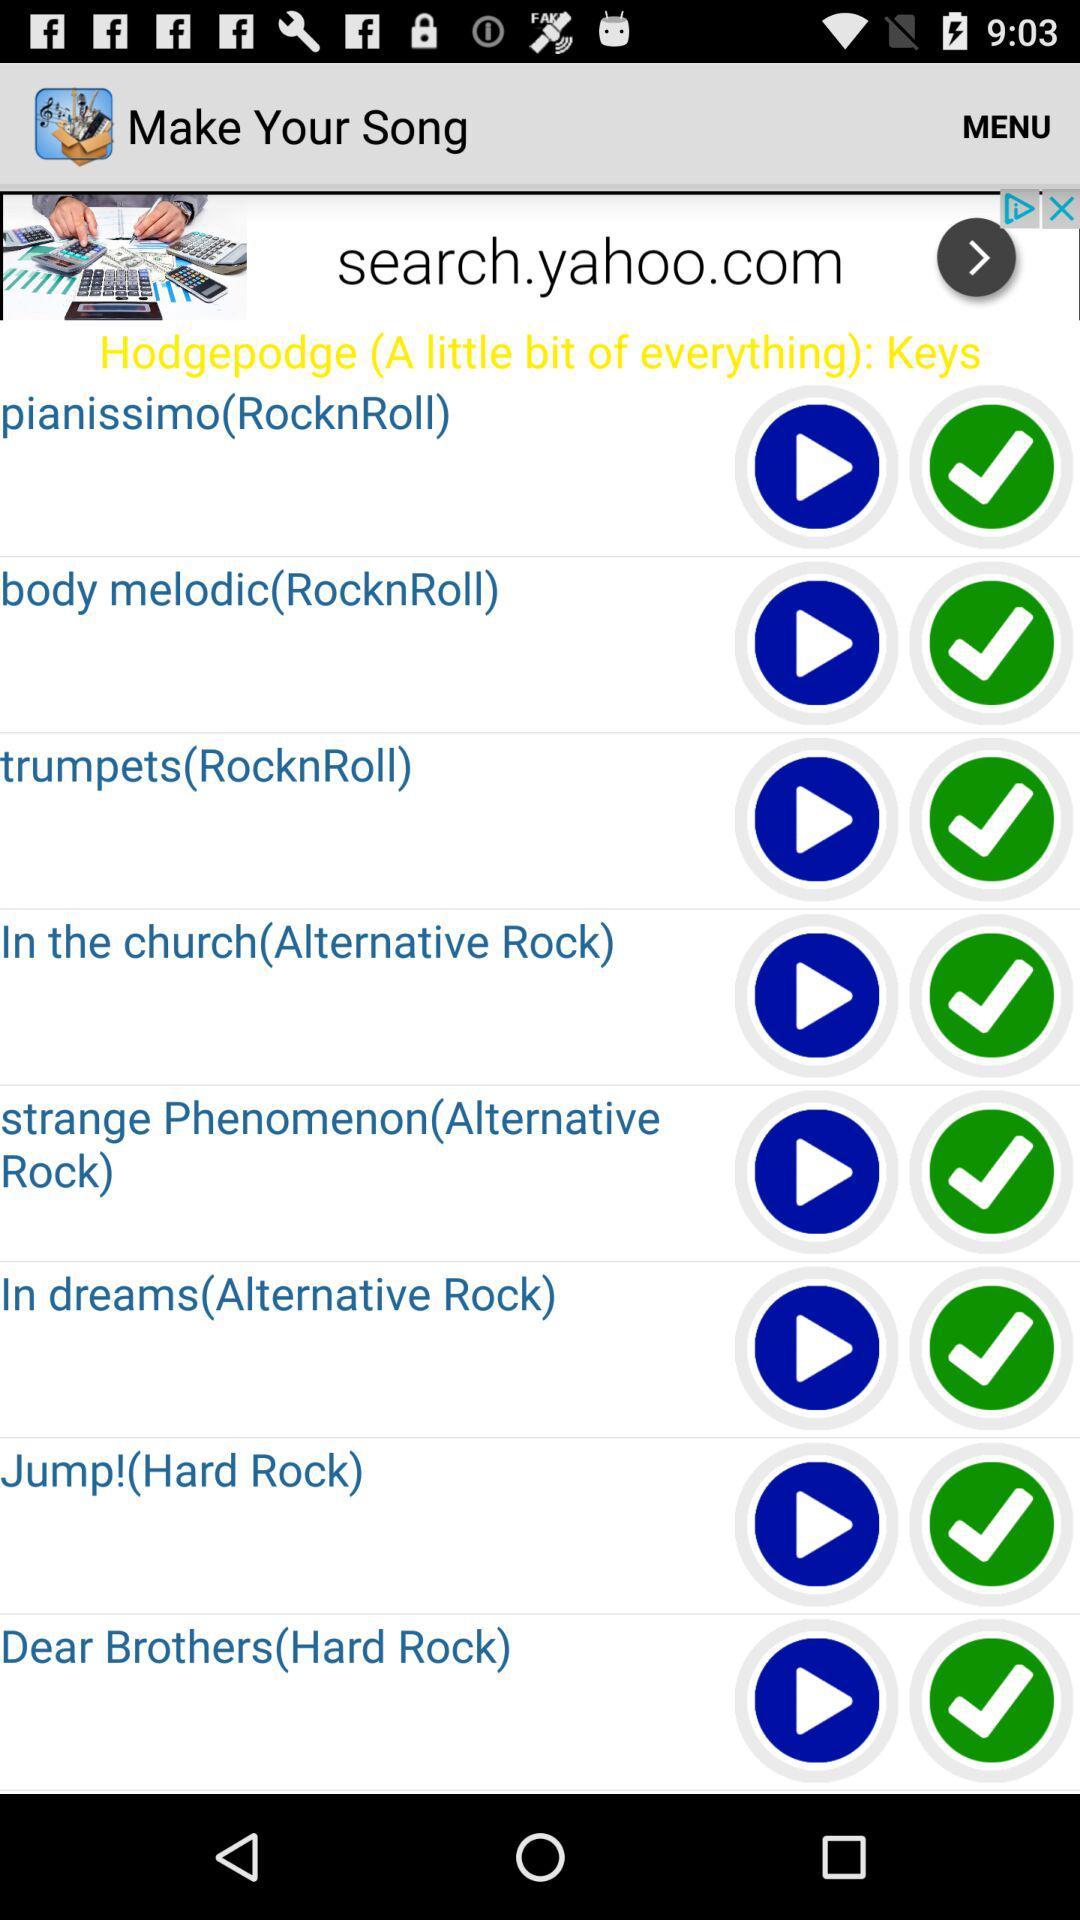 This screenshot has width=1080, height=1920. What do you see at coordinates (992, 1349) in the screenshot?
I see `button` at bounding box center [992, 1349].